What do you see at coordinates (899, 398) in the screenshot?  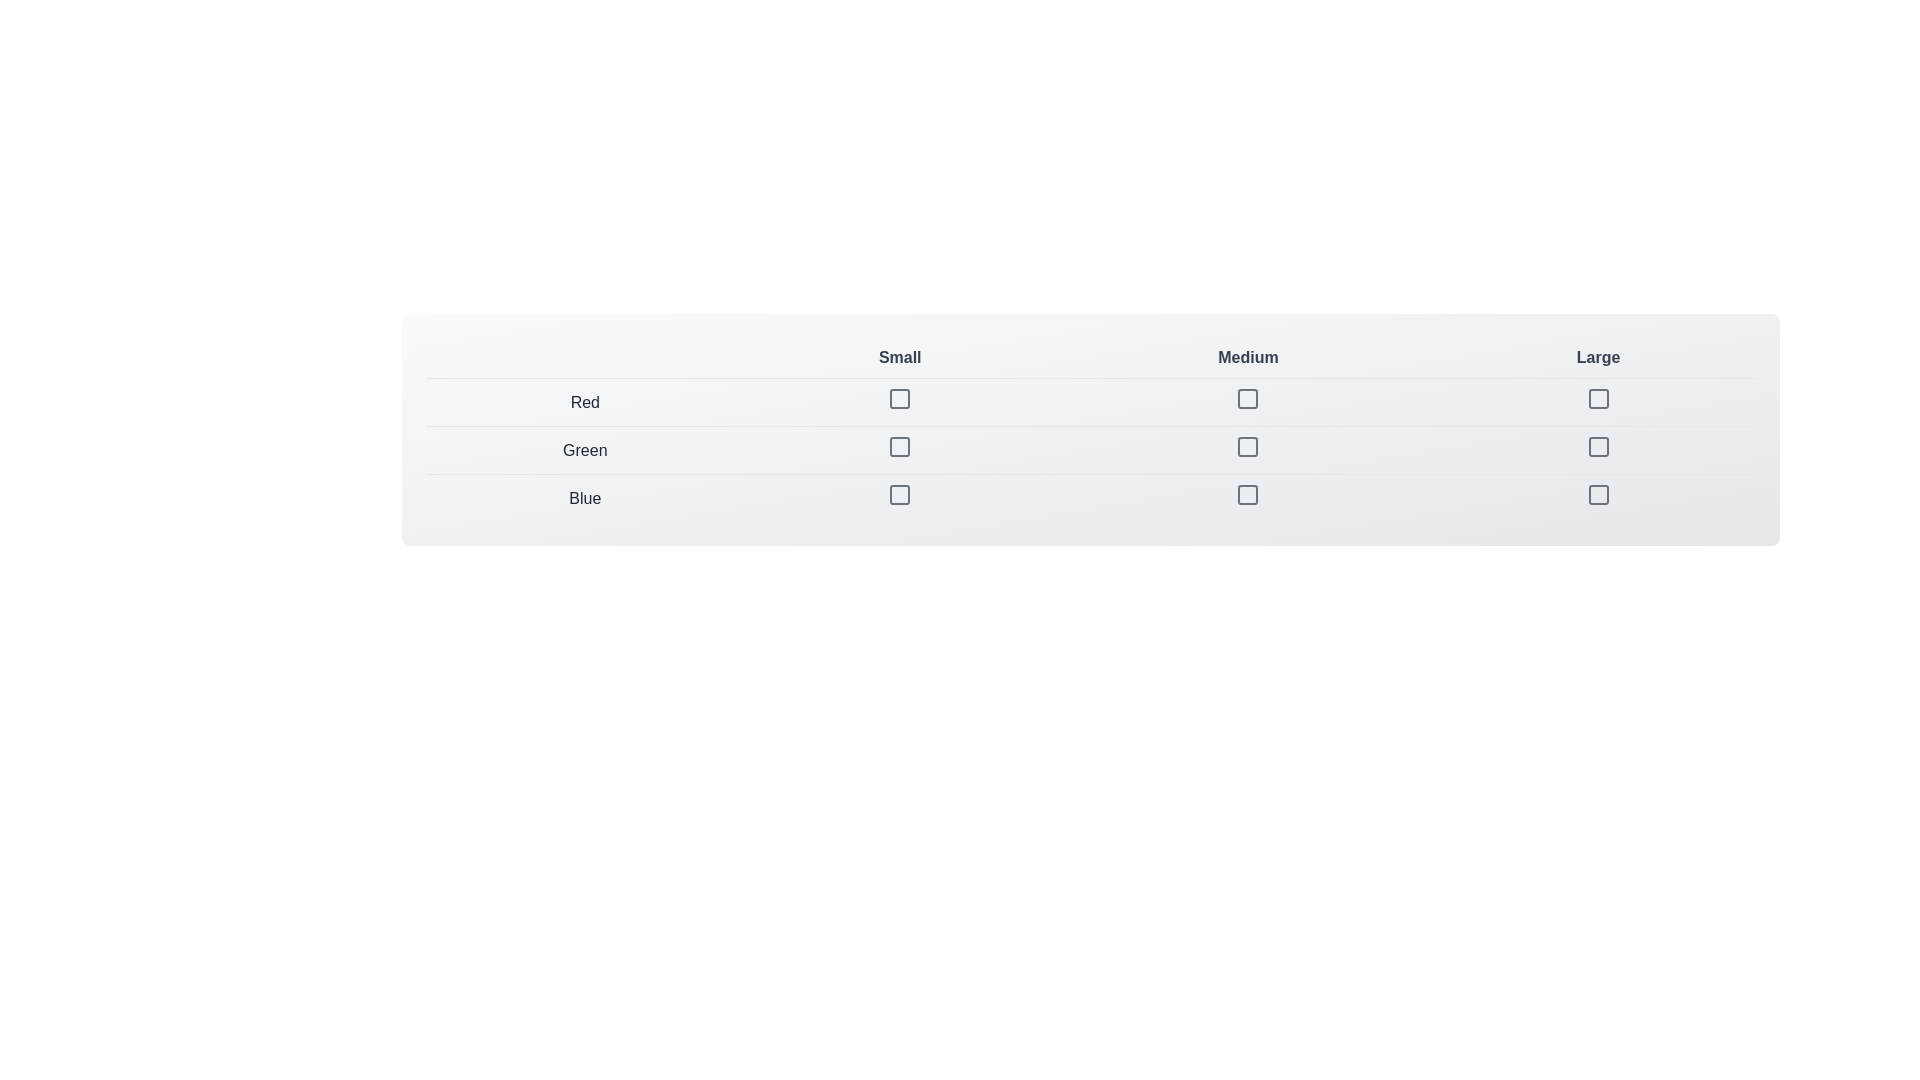 I see `the interactive checkbox for the 'Small' size option in the 'Red' category` at bounding box center [899, 398].